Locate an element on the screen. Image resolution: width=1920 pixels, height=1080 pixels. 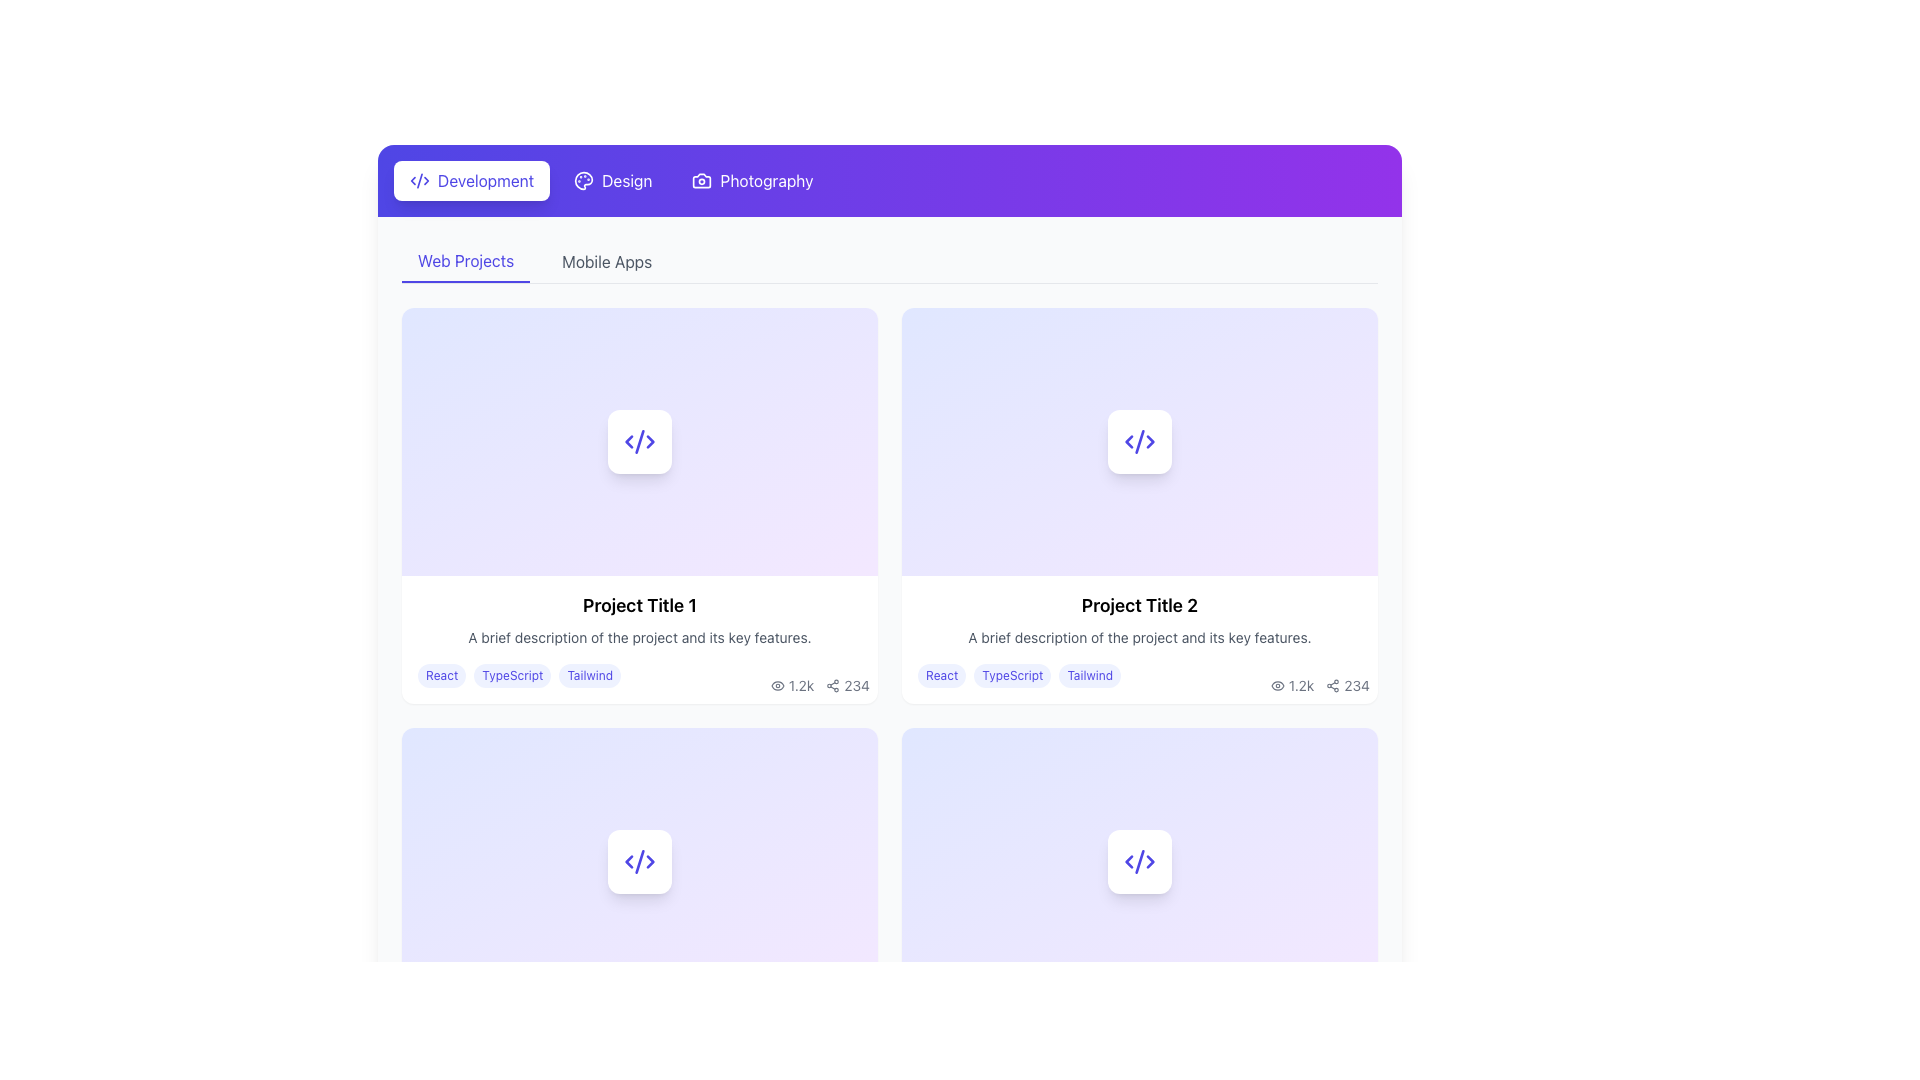
interaction metrics displayed in the Statistics row at the bottom-right corner of the card for 'Project Title 1', which shows views and shares is located at coordinates (820, 684).